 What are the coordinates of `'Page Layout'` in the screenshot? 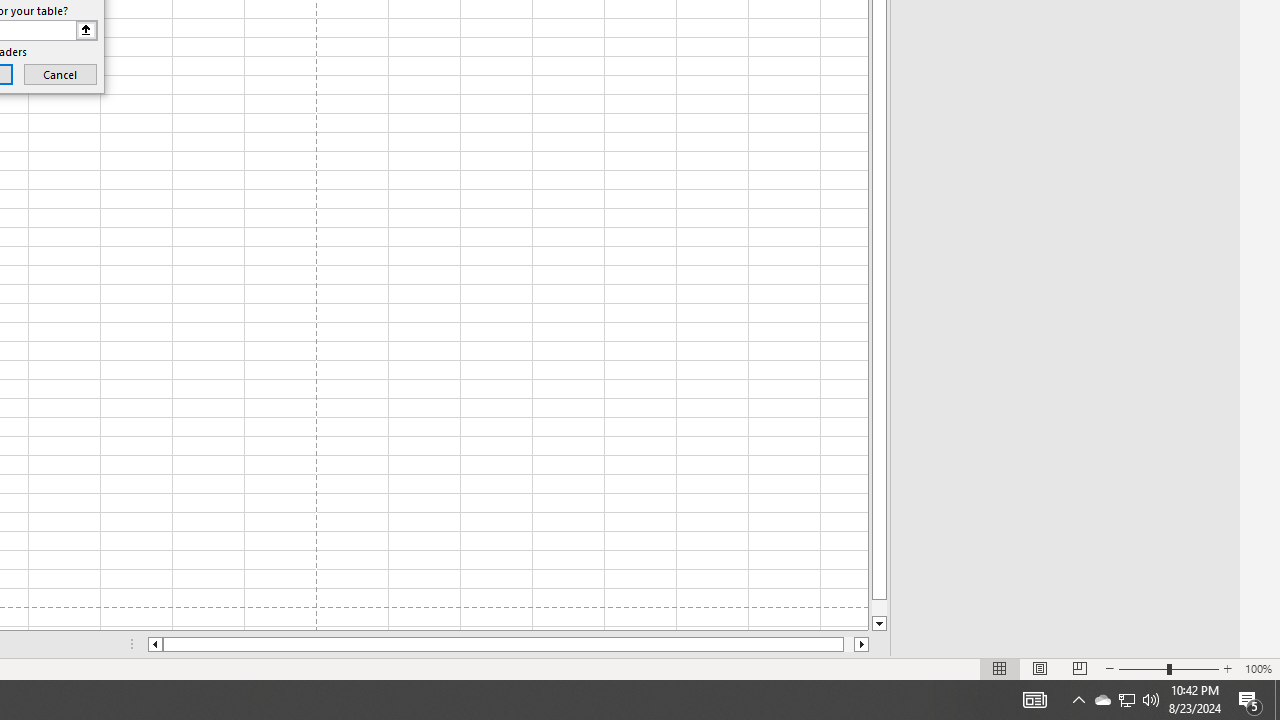 It's located at (1040, 669).